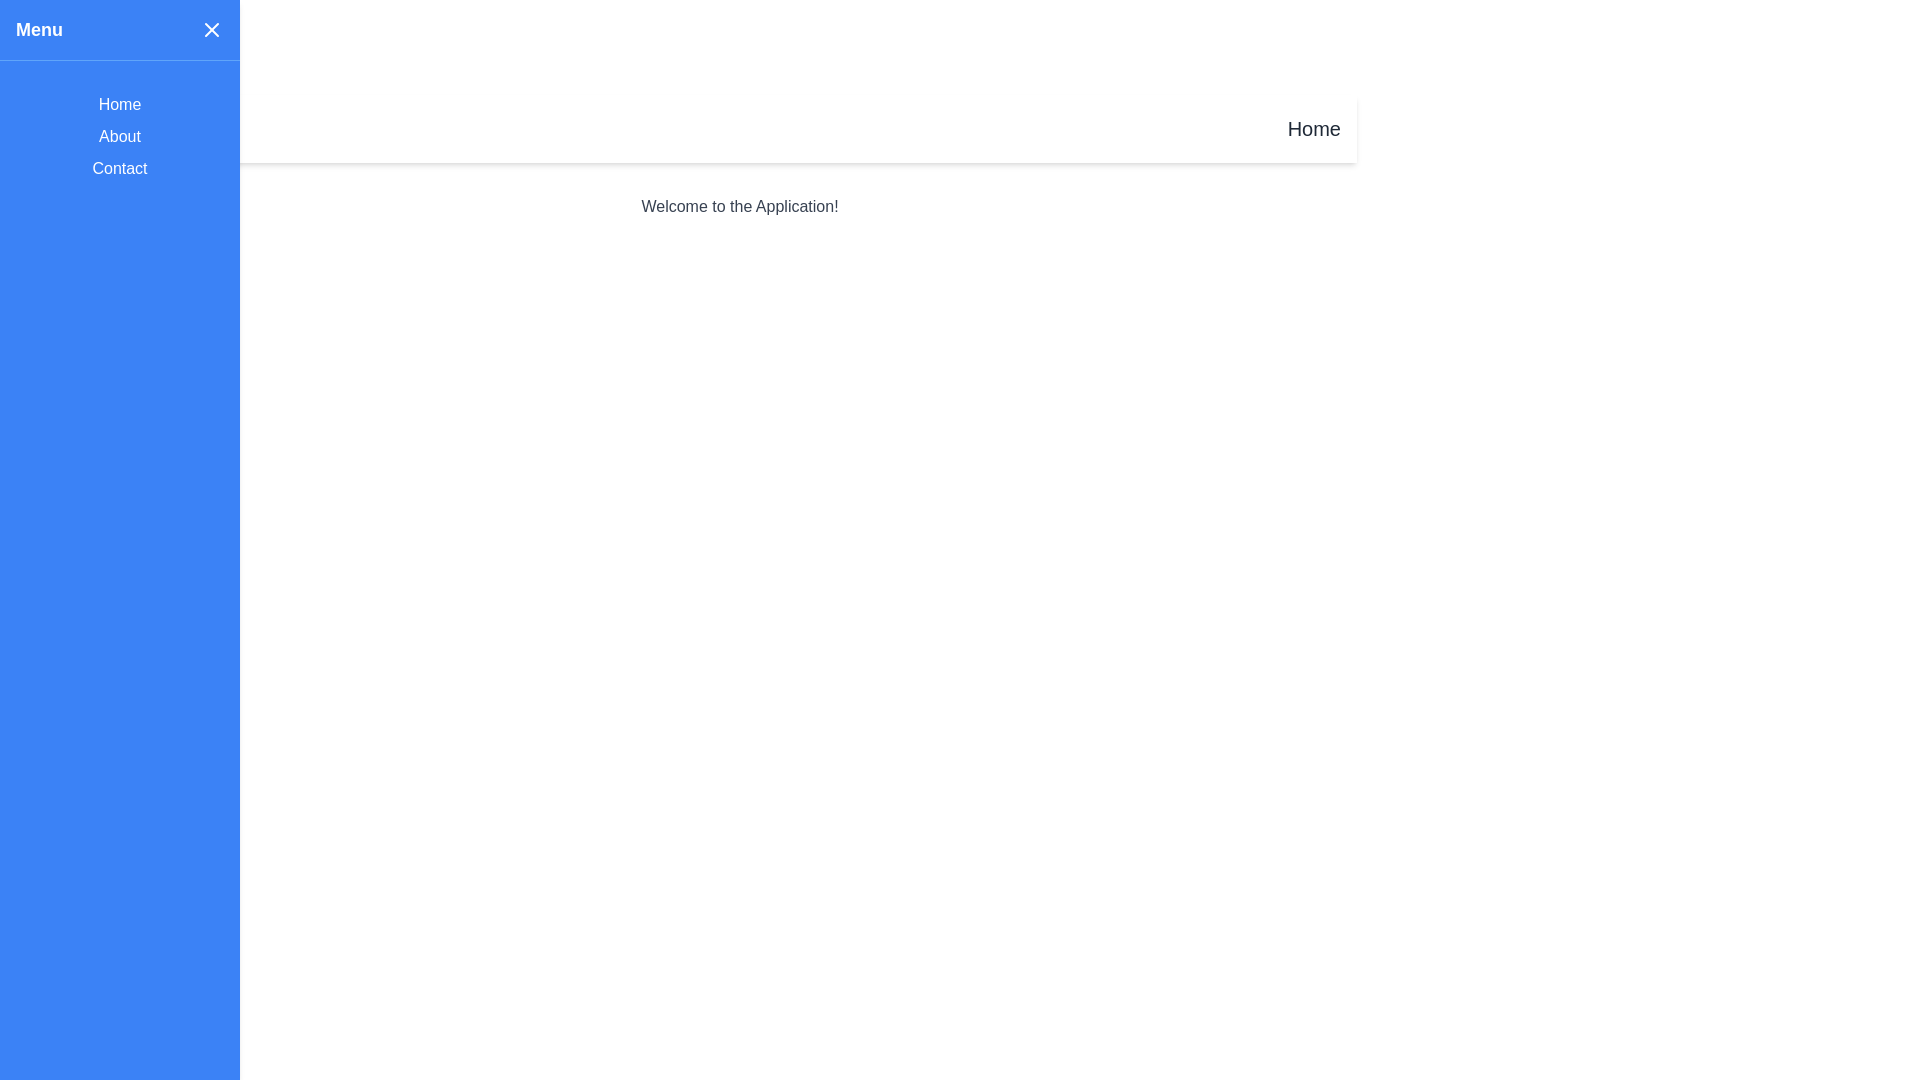 Image resolution: width=1920 pixels, height=1080 pixels. Describe the element at coordinates (738, 207) in the screenshot. I see `the text element displaying 'Welcome to the Application!' which is styled with a light gray font and located near the top-center of the interface, below the main navigation menu bar` at that location.